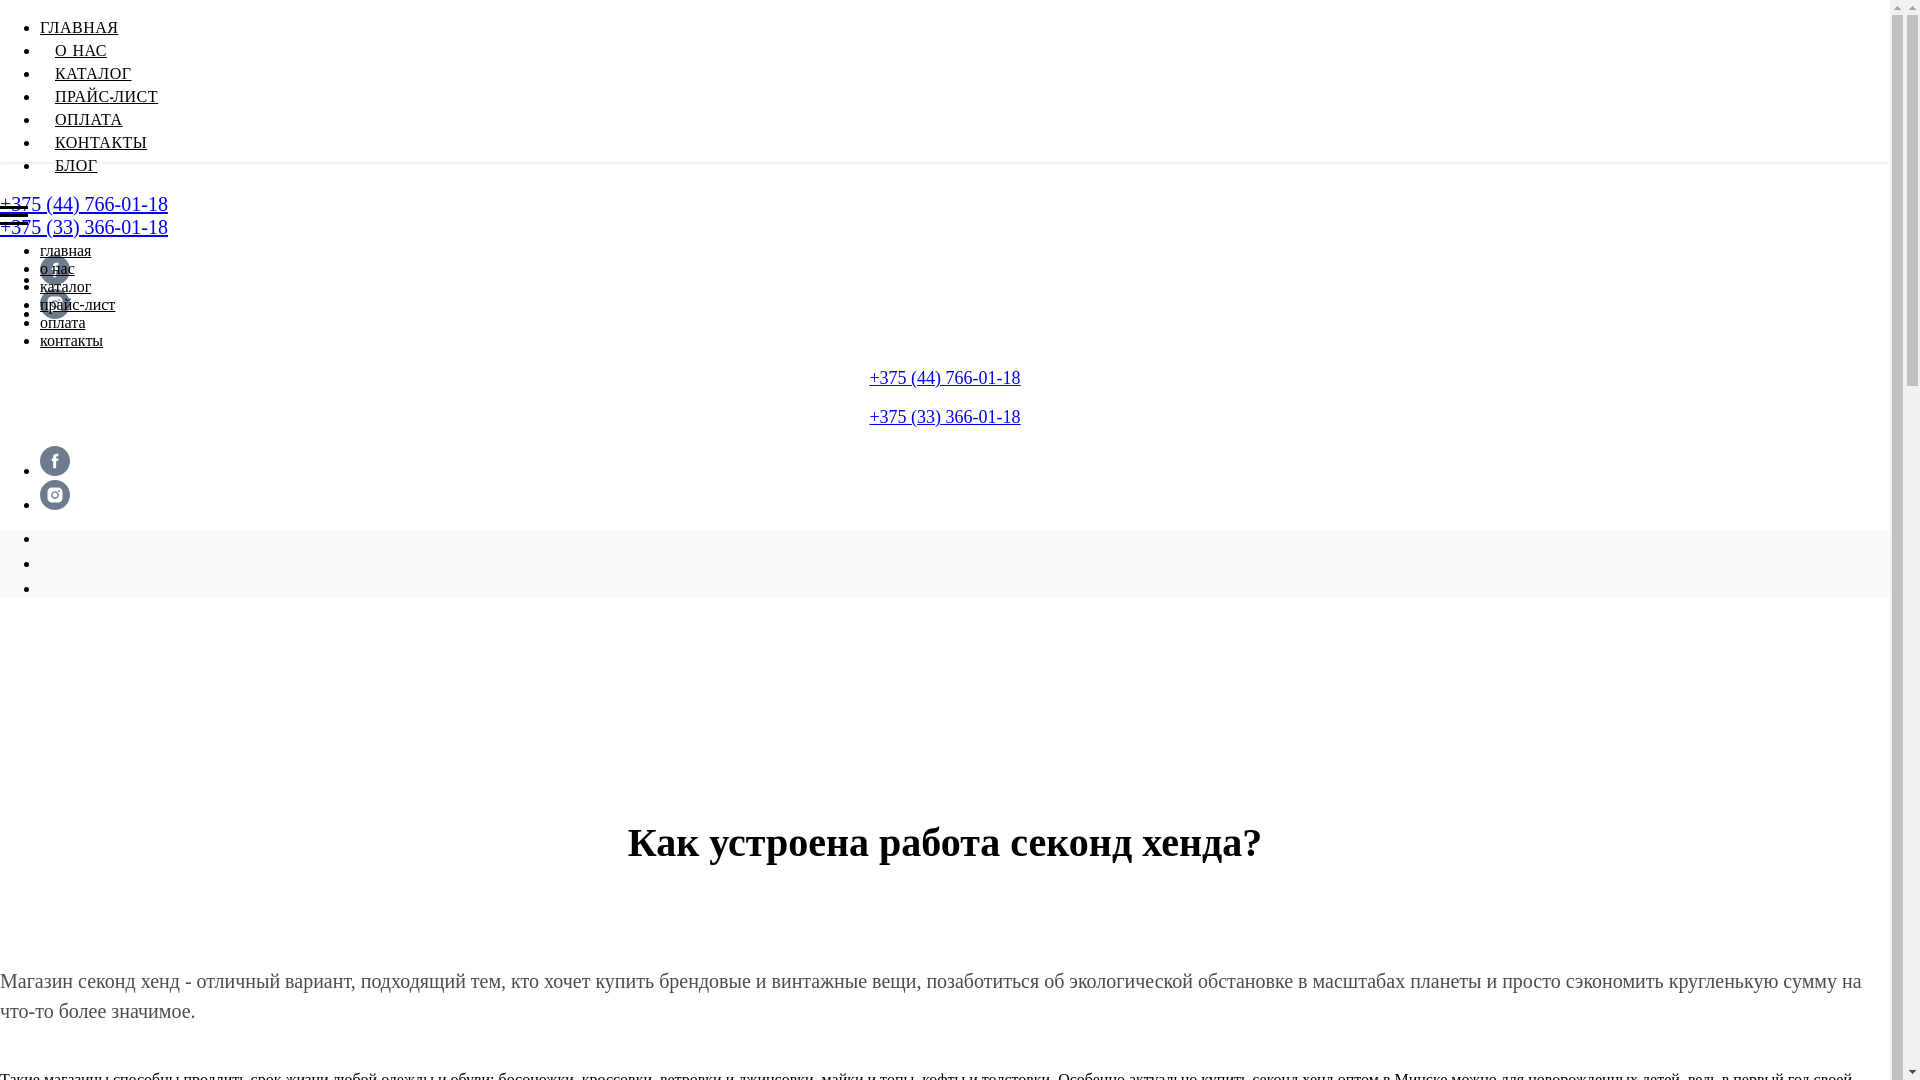  I want to click on '+375 (33) 366-01-18', so click(0, 226).